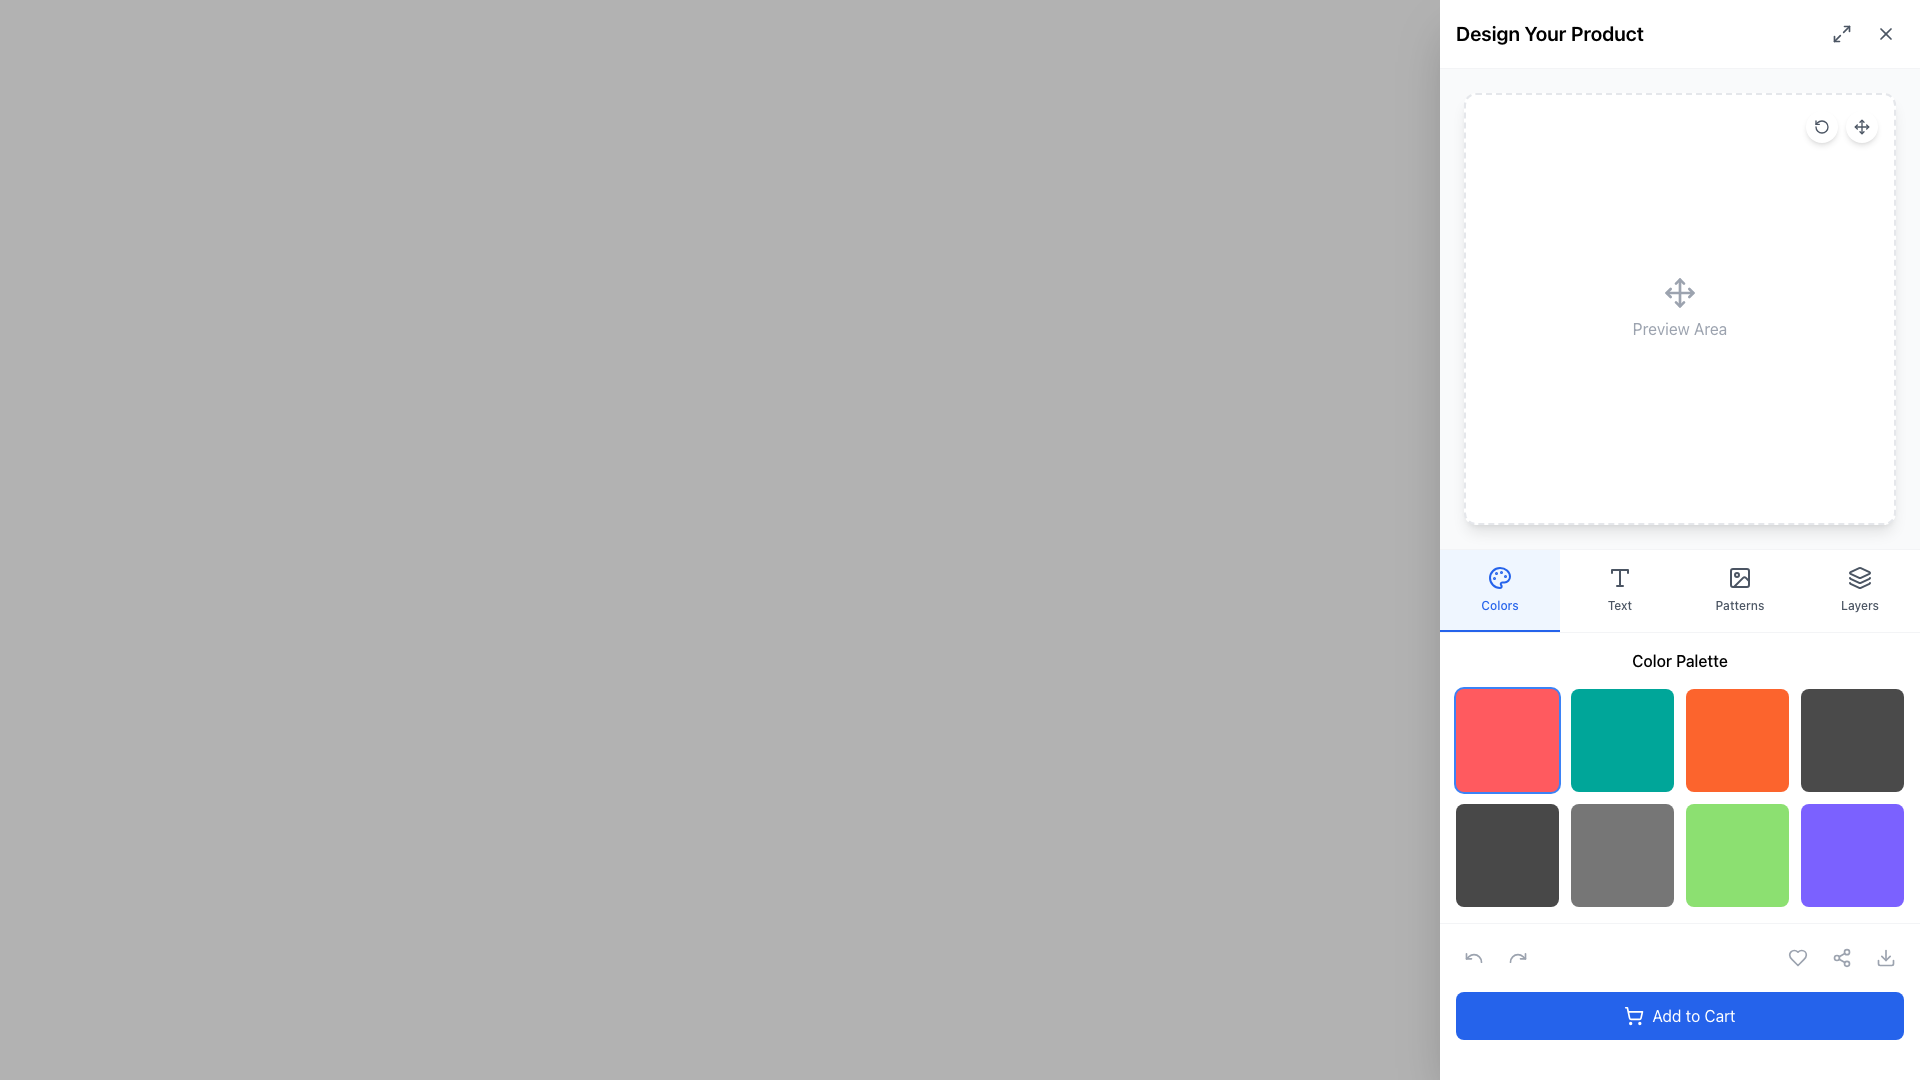  Describe the element at coordinates (1620, 589) in the screenshot. I see `the text tool button with an icon and label, which is located in the second position from the left in a horizontal row of buttons below the preview area and above the color palette section` at that location.